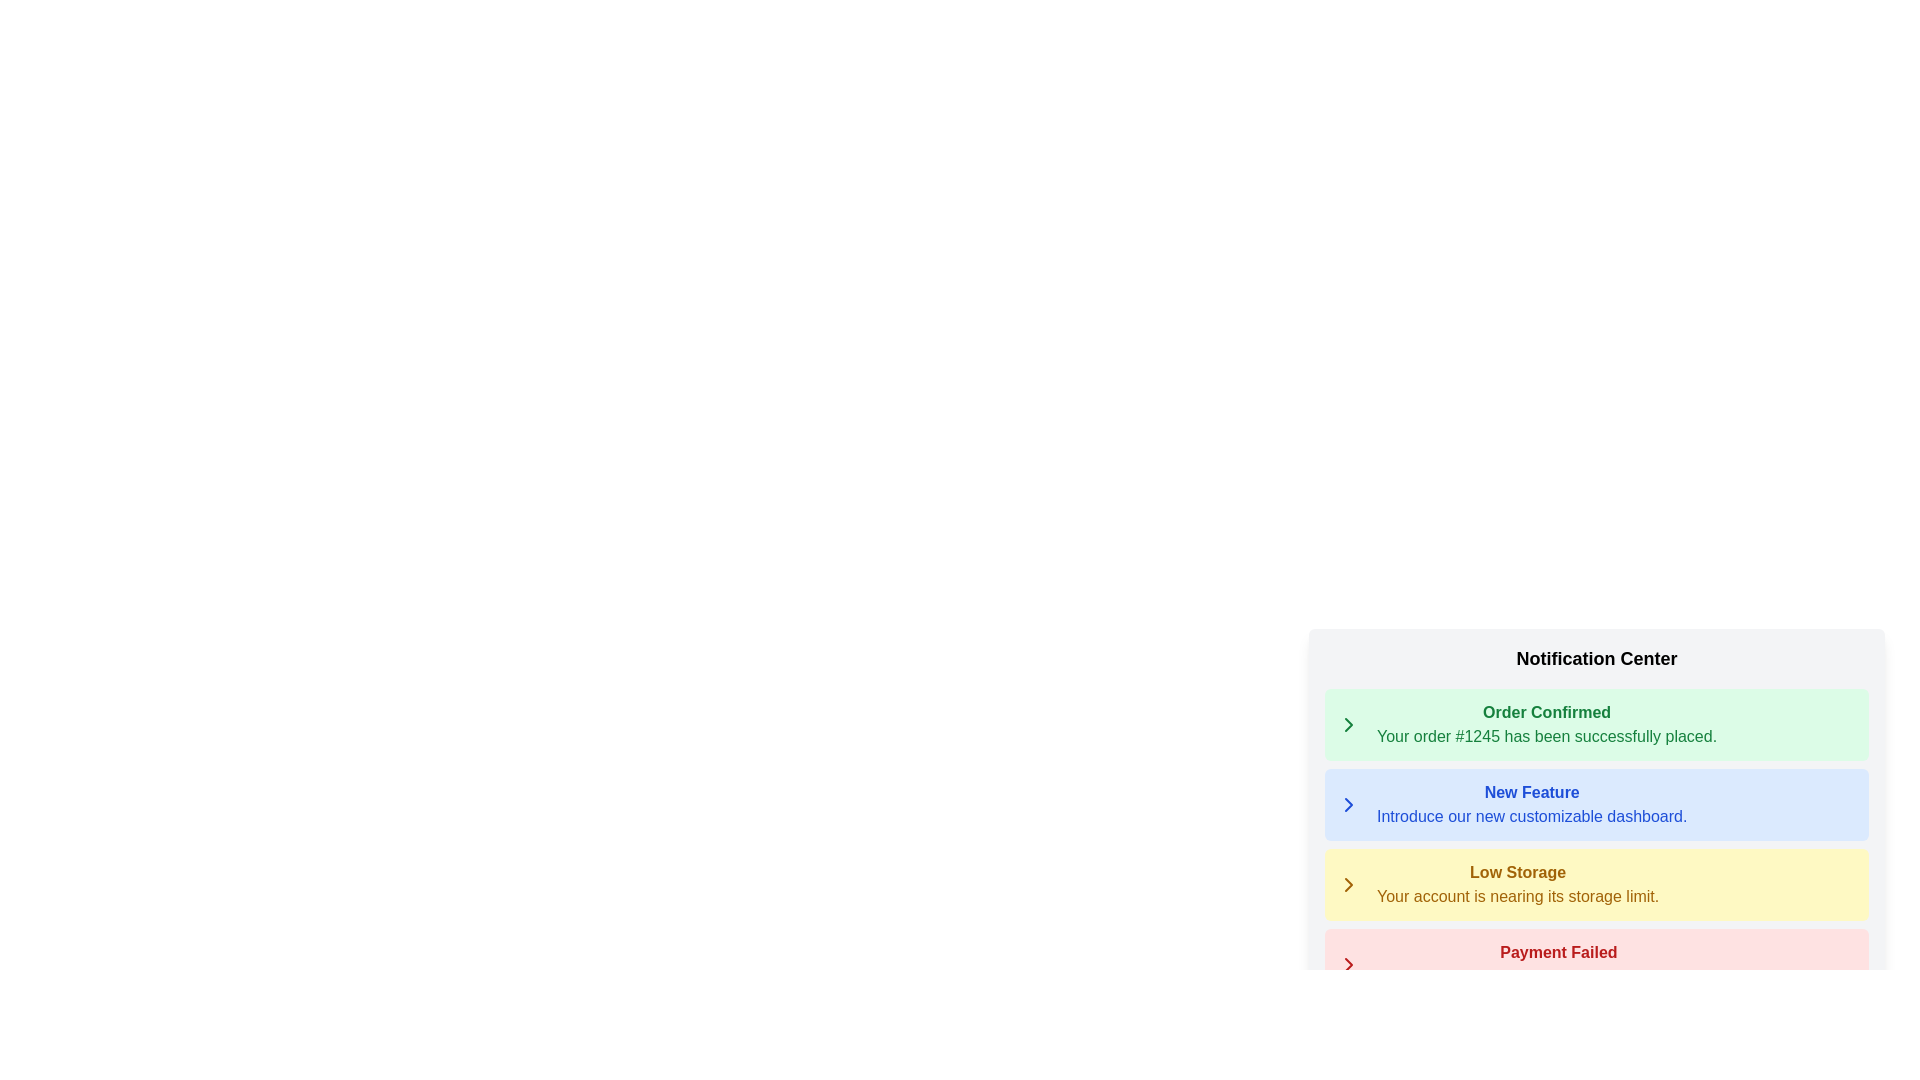  Describe the element at coordinates (1596, 883) in the screenshot. I see `informational text from the Notification Block that informs users about their account nearing its storage limit, located in the Notification Center below the 'New Feature' notification and above the 'Payment Failed' notification` at that location.